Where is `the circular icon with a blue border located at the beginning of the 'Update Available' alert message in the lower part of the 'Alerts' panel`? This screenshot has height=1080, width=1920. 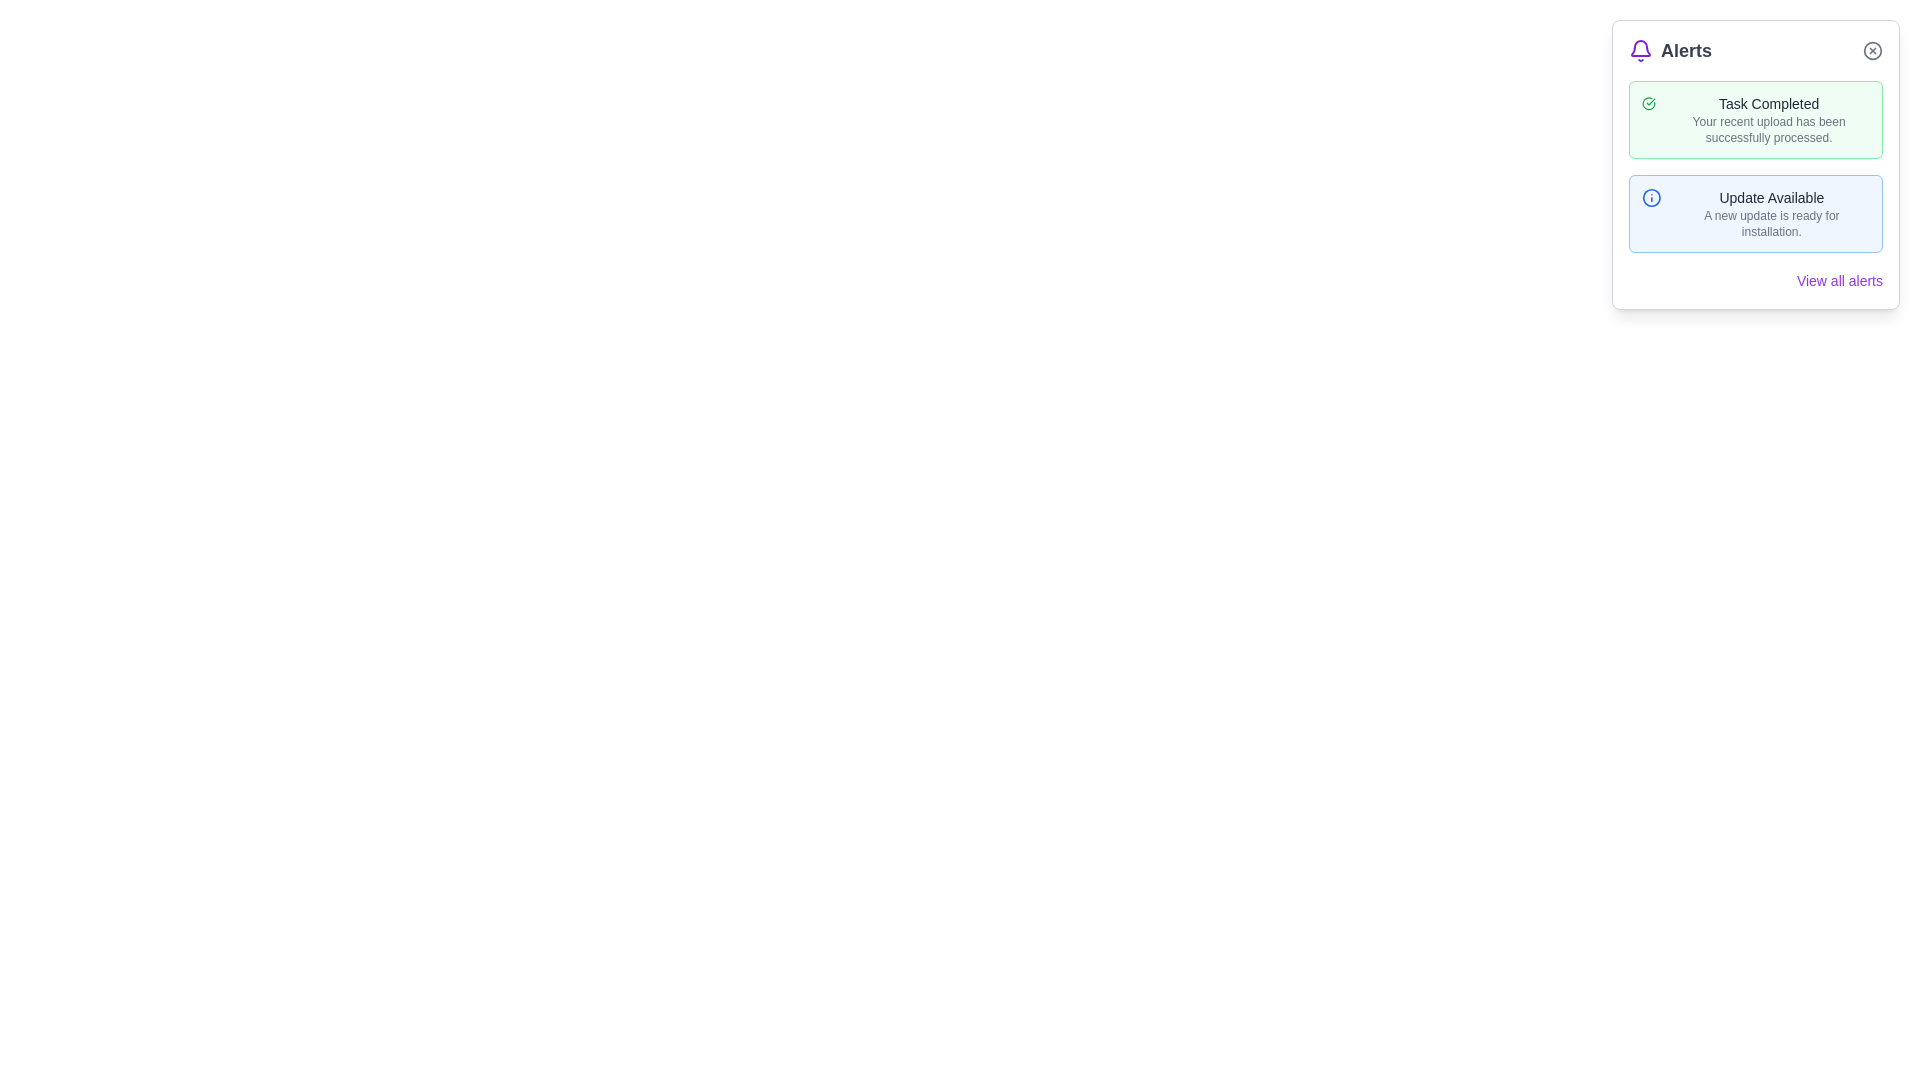
the circular icon with a blue border located at the beginning of the 'Update Available' alert message in the lower part of the 'Alerts' panel is located at coordinates (1651, 197).